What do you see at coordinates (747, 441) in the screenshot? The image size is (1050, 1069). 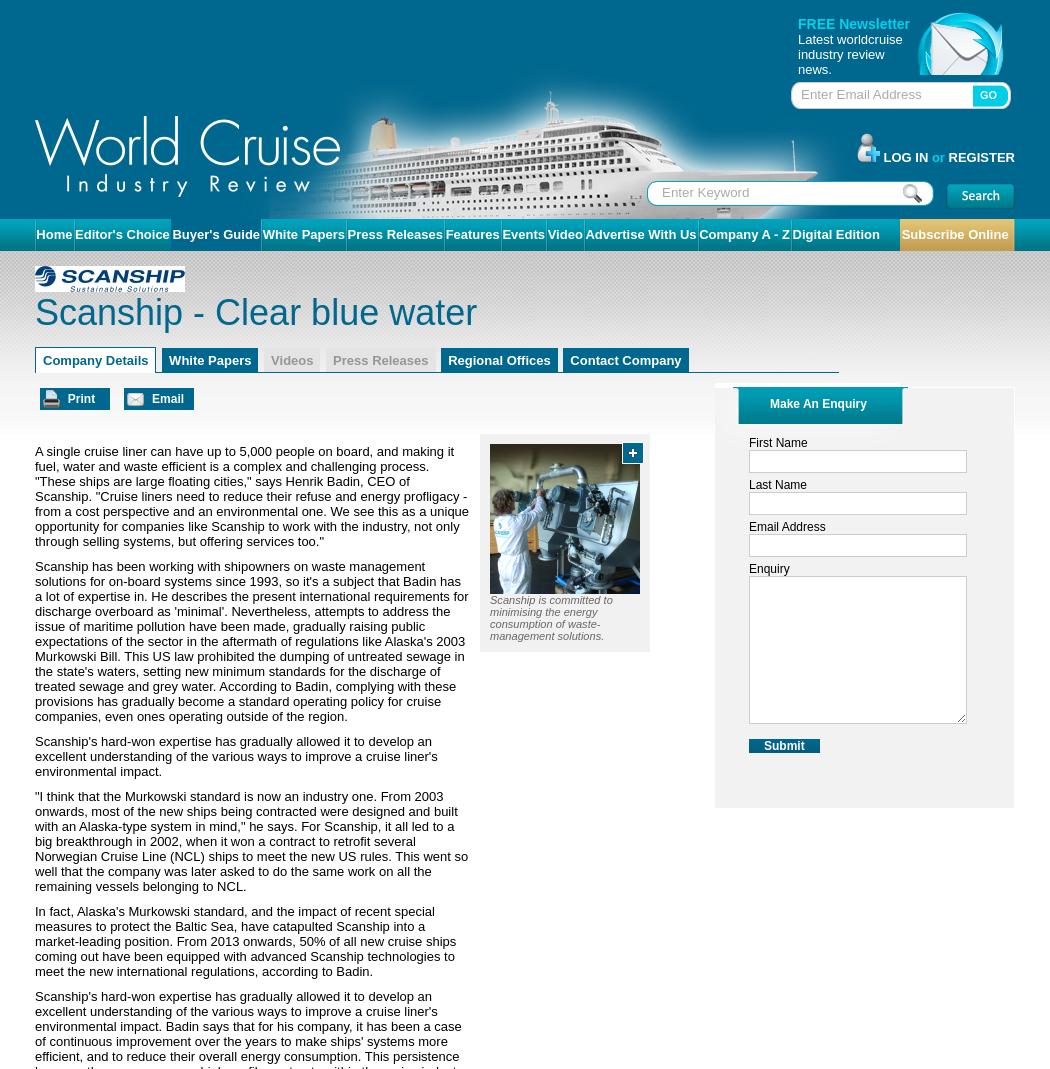 I see `'First Name'` at bounding box center [747, 441].